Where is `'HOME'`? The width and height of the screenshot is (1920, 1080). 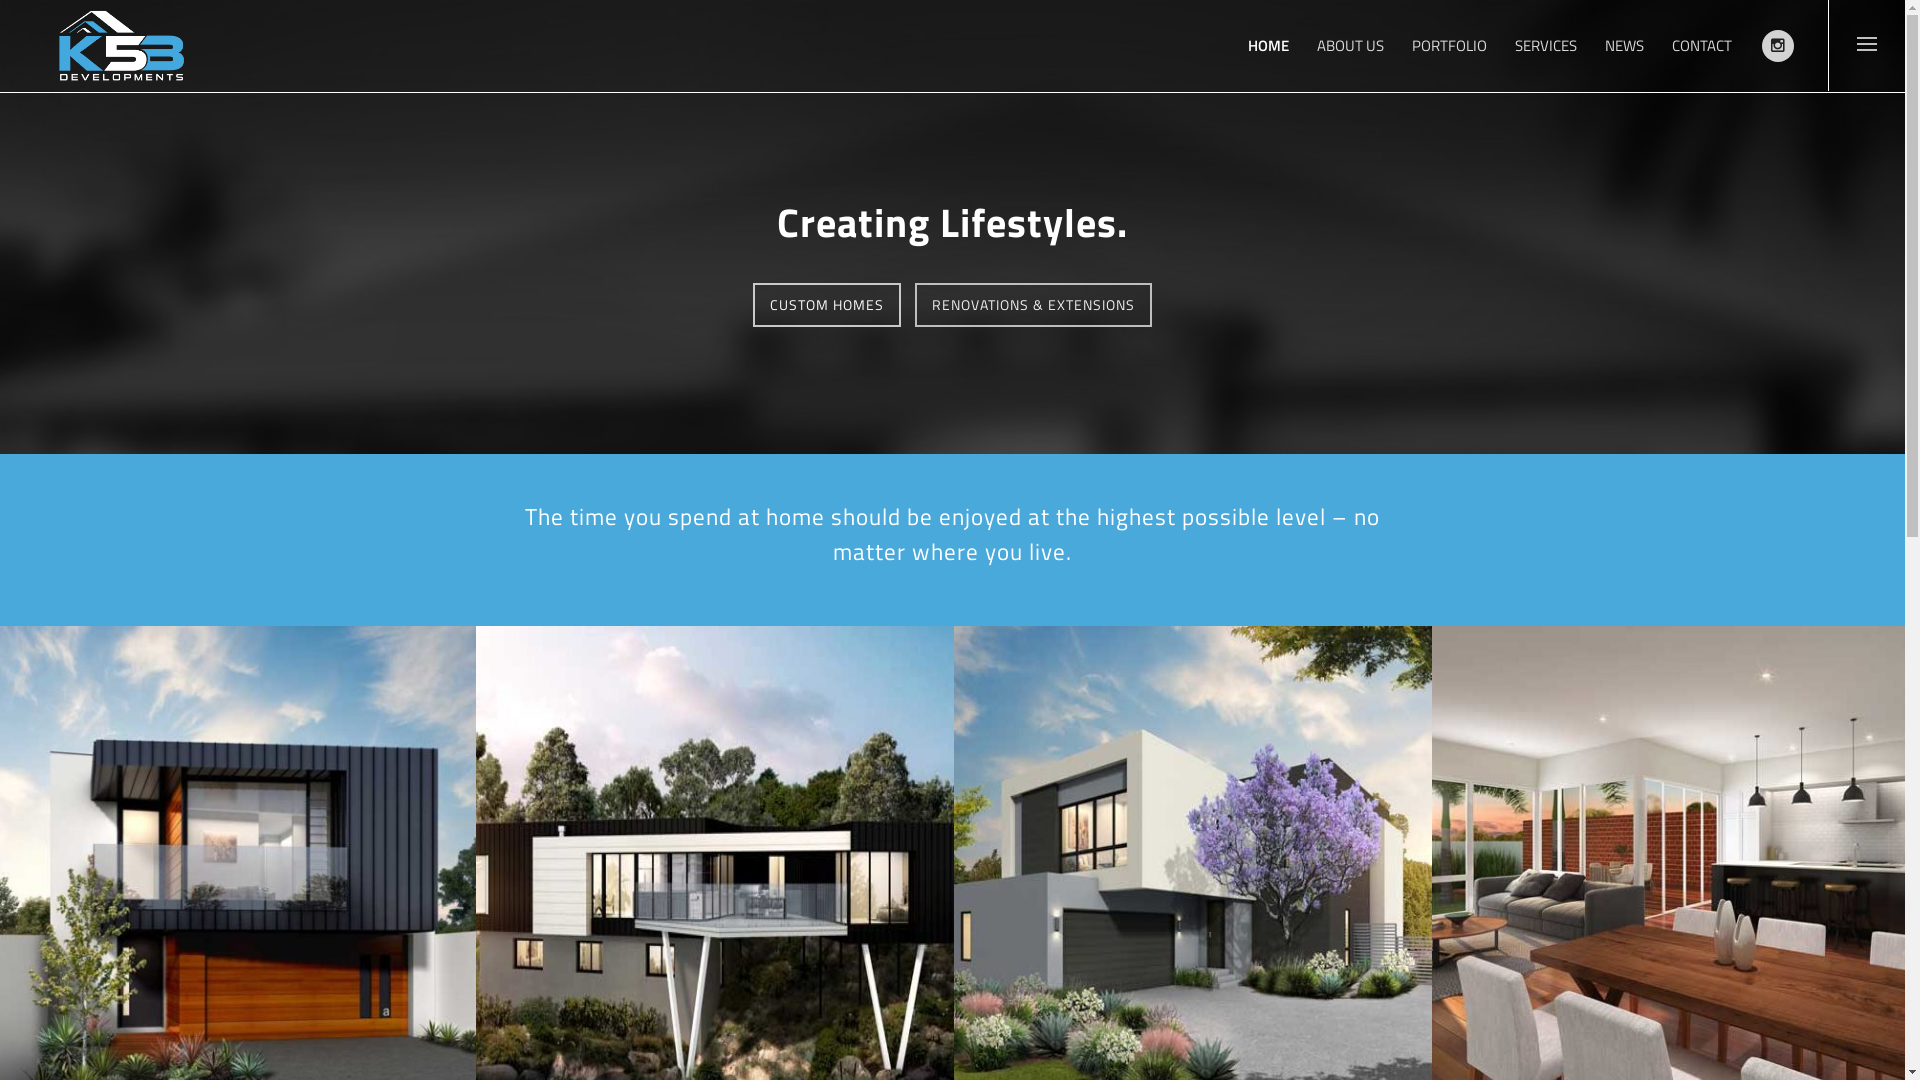 'HOME' is located at coordinates (1267, 45).